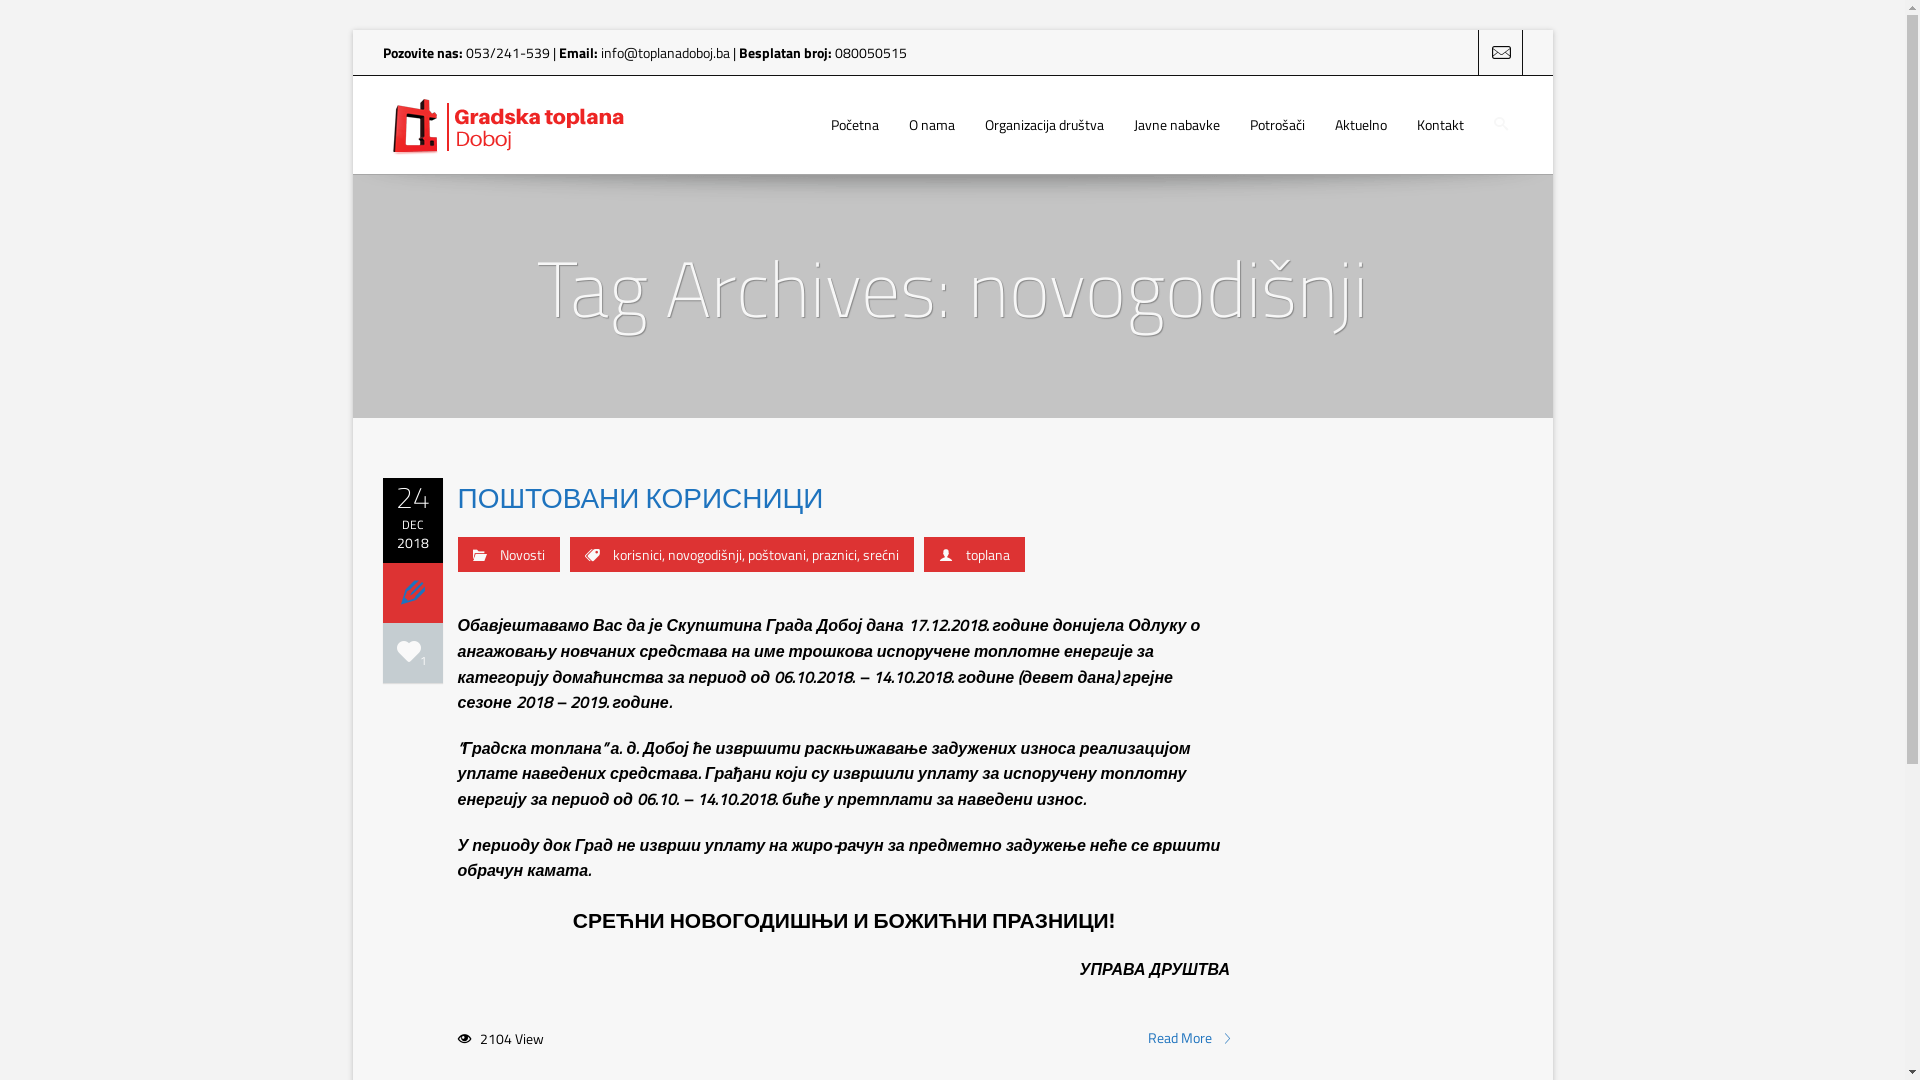 The image size is (1920, 1080). What do you see at coordinates (1189, 1036) in the screenshot?
I see `'Read More'` at bounding box center [1189, 1036].